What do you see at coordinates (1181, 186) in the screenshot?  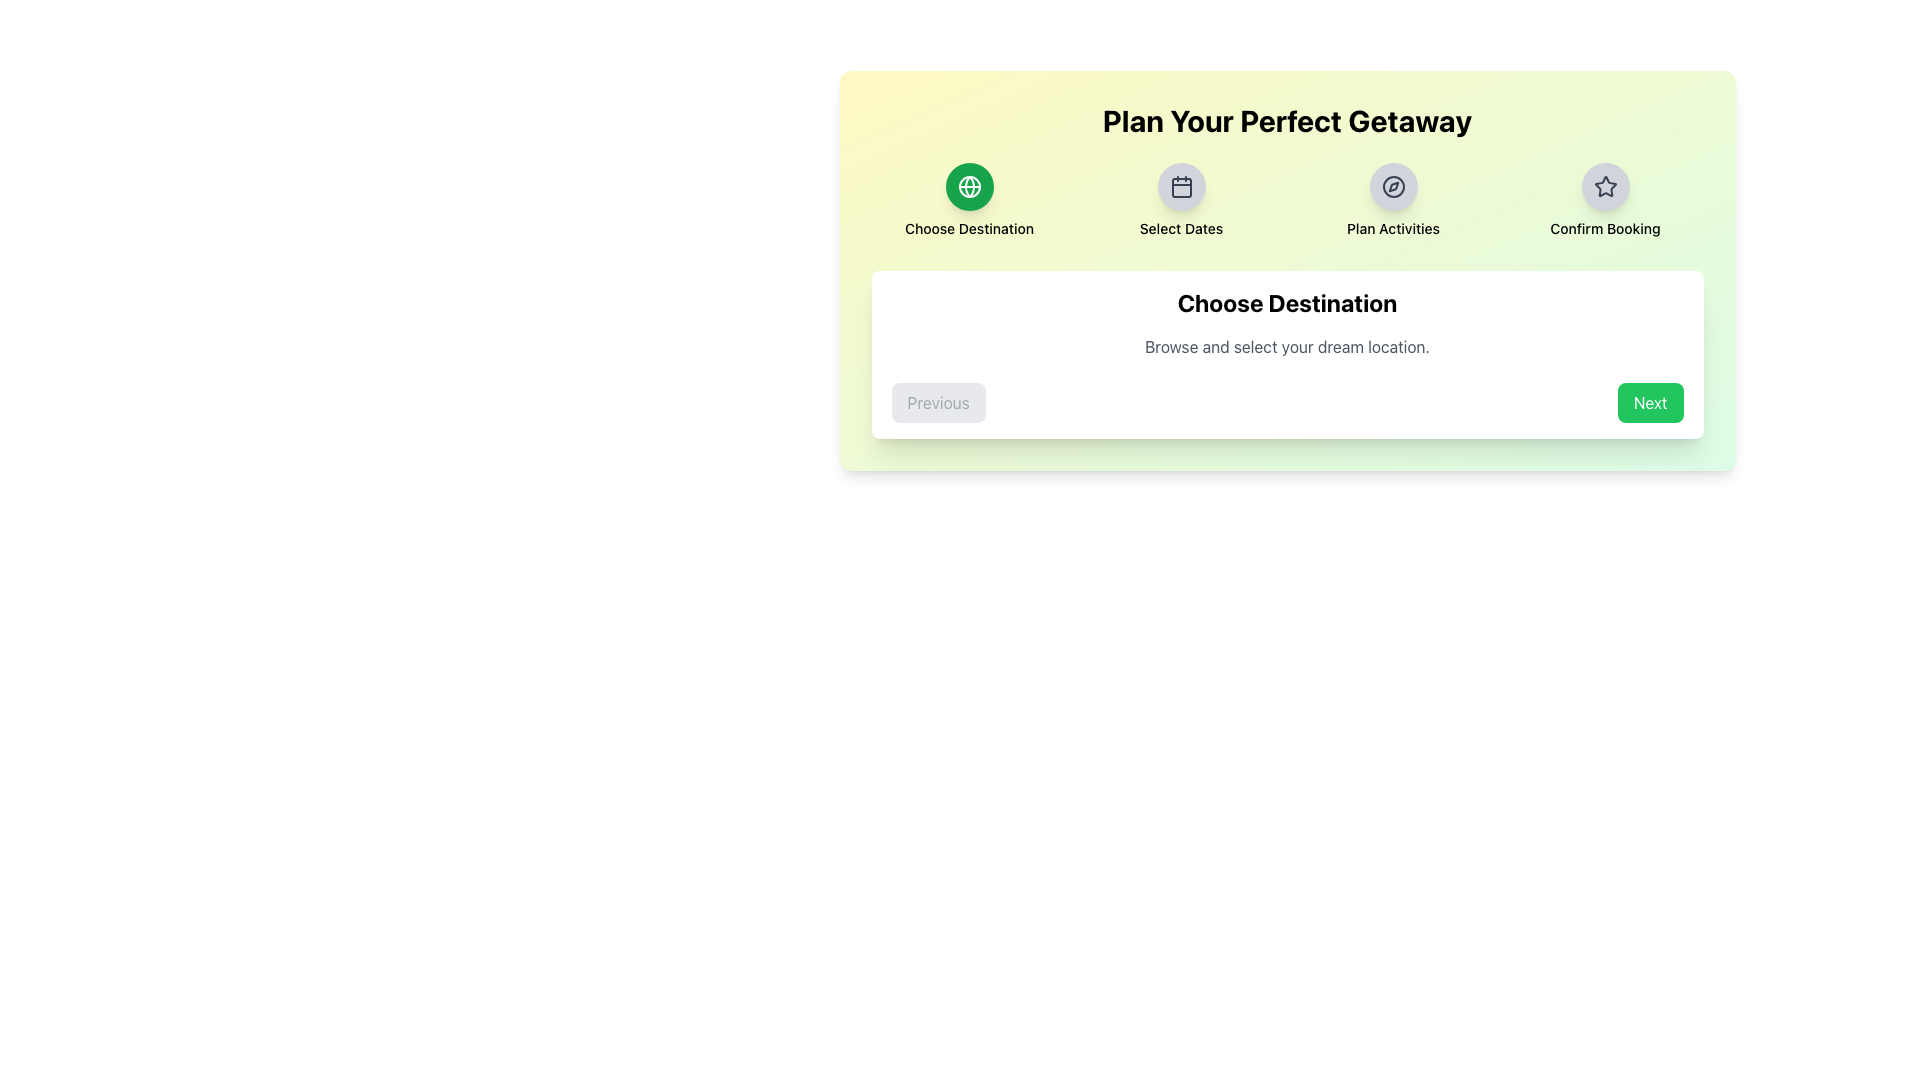 I see `the circular calendar icon located in the 'Select Dates' section, positioned between 'Choose Destination' and 'Plan Activities' icons` at bounding box center [1181, 186].